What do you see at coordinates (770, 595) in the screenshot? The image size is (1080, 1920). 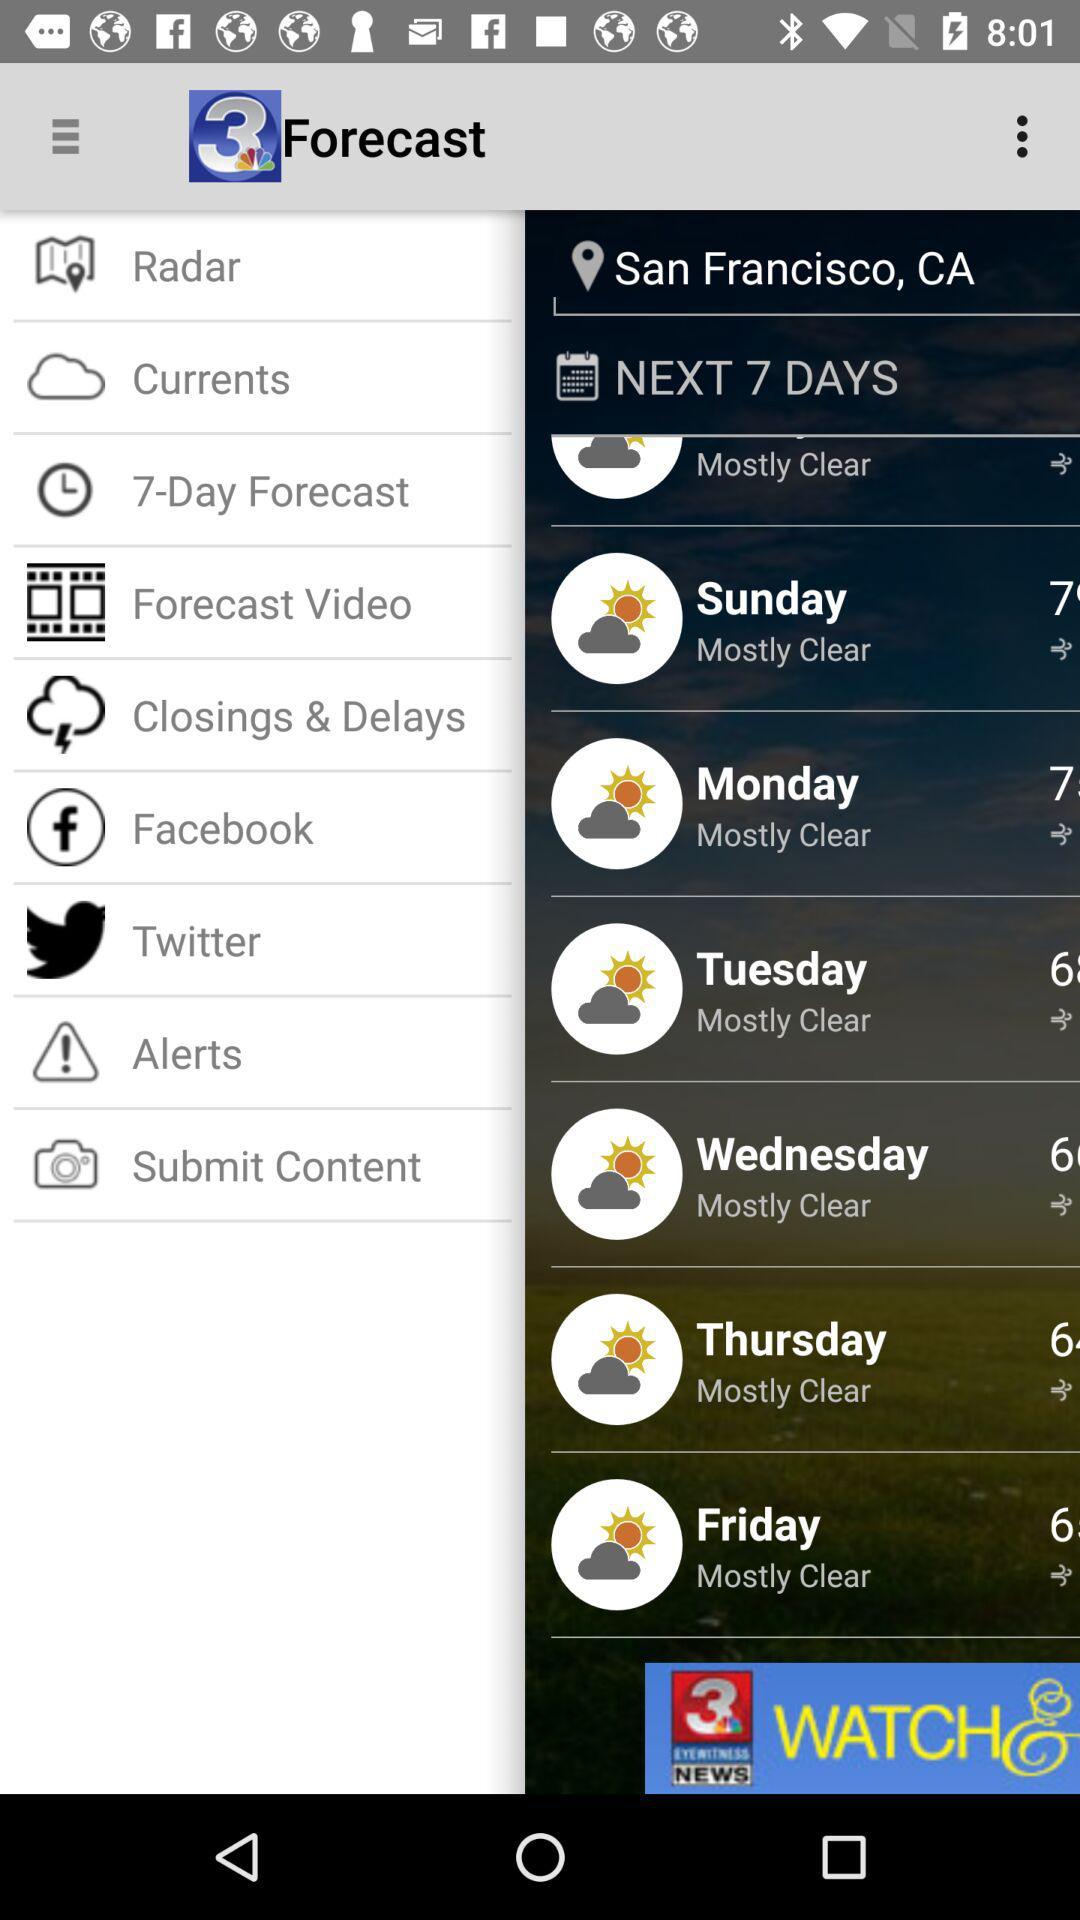 I see `sunday` at bounding box center [770, 595].